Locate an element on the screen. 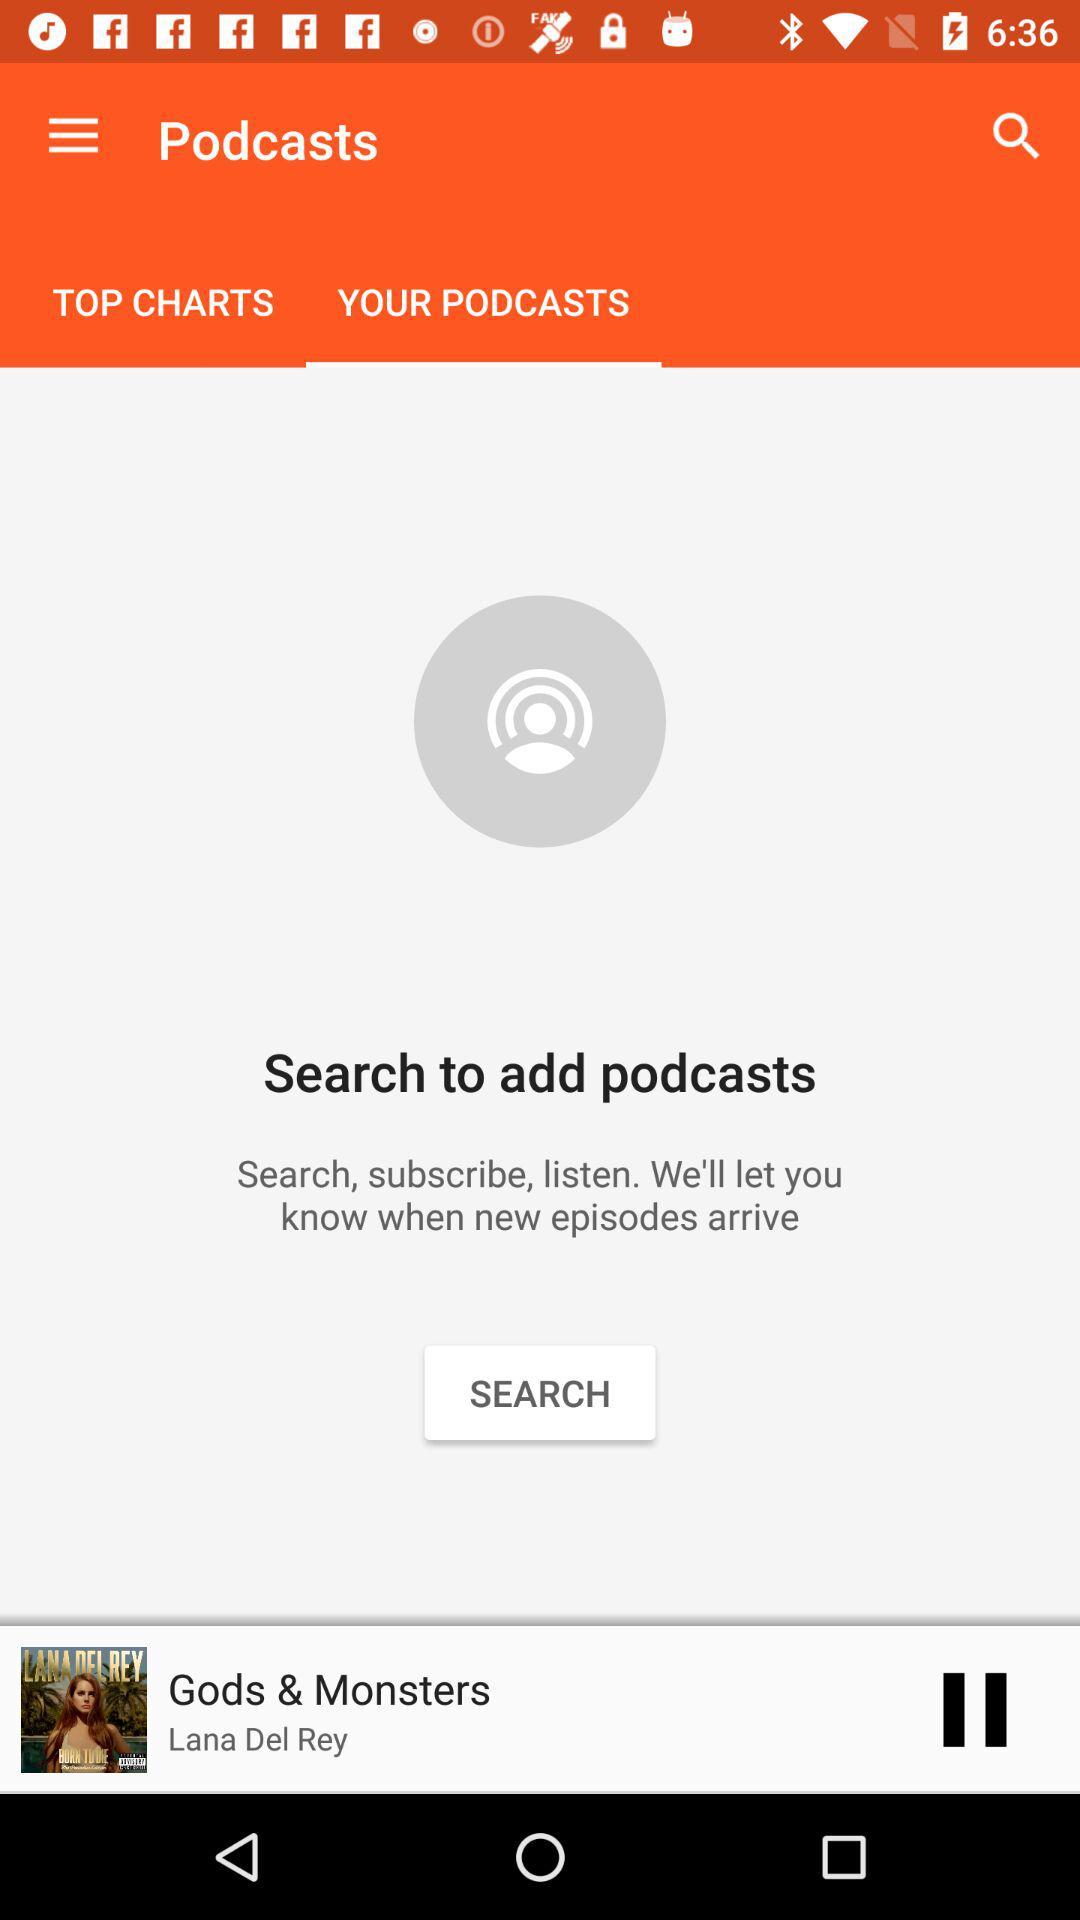 The width and height of the screenshot is (1080, 1920). top charts icon is located at coordinates (162, 303).